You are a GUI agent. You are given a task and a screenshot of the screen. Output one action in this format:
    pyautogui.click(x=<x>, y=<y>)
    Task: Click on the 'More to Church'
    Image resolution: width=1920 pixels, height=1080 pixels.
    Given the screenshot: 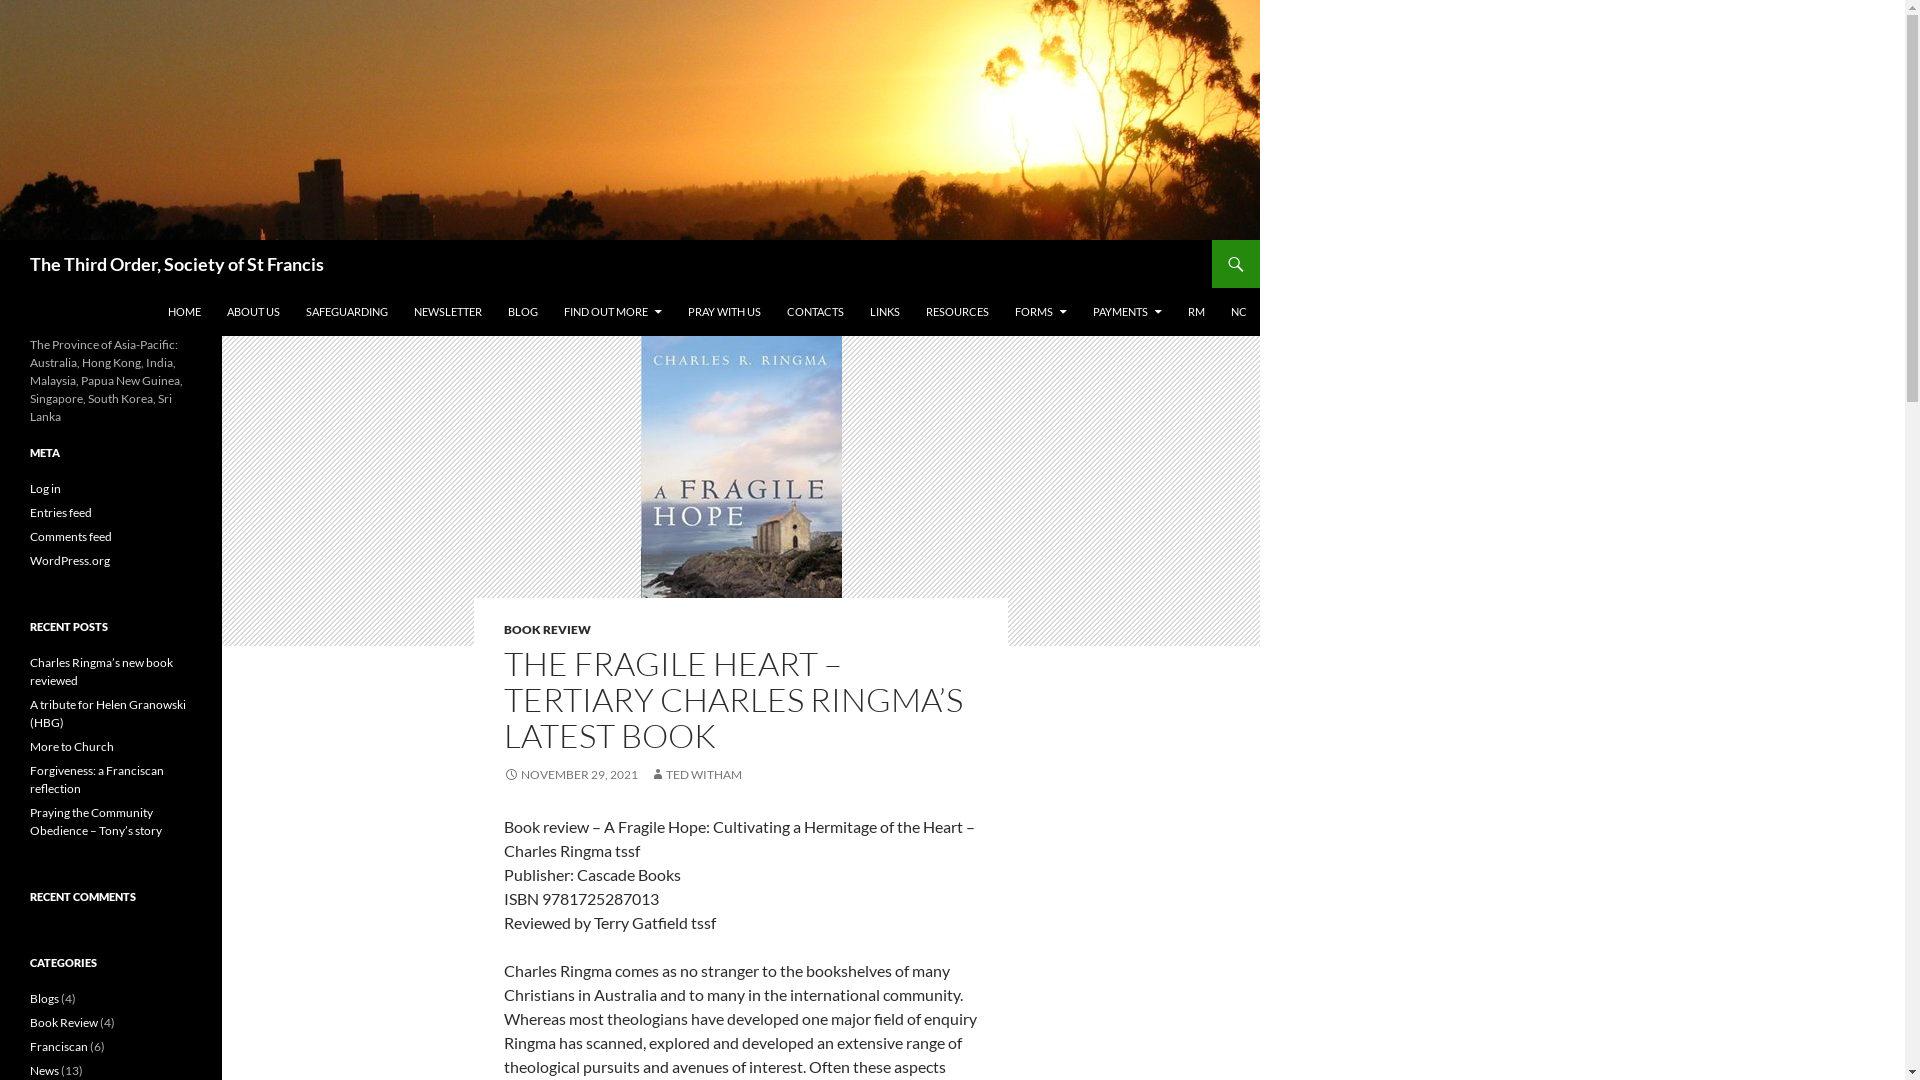 What is the action you would take?
    pyautogui.click(x=29, y=746)
    